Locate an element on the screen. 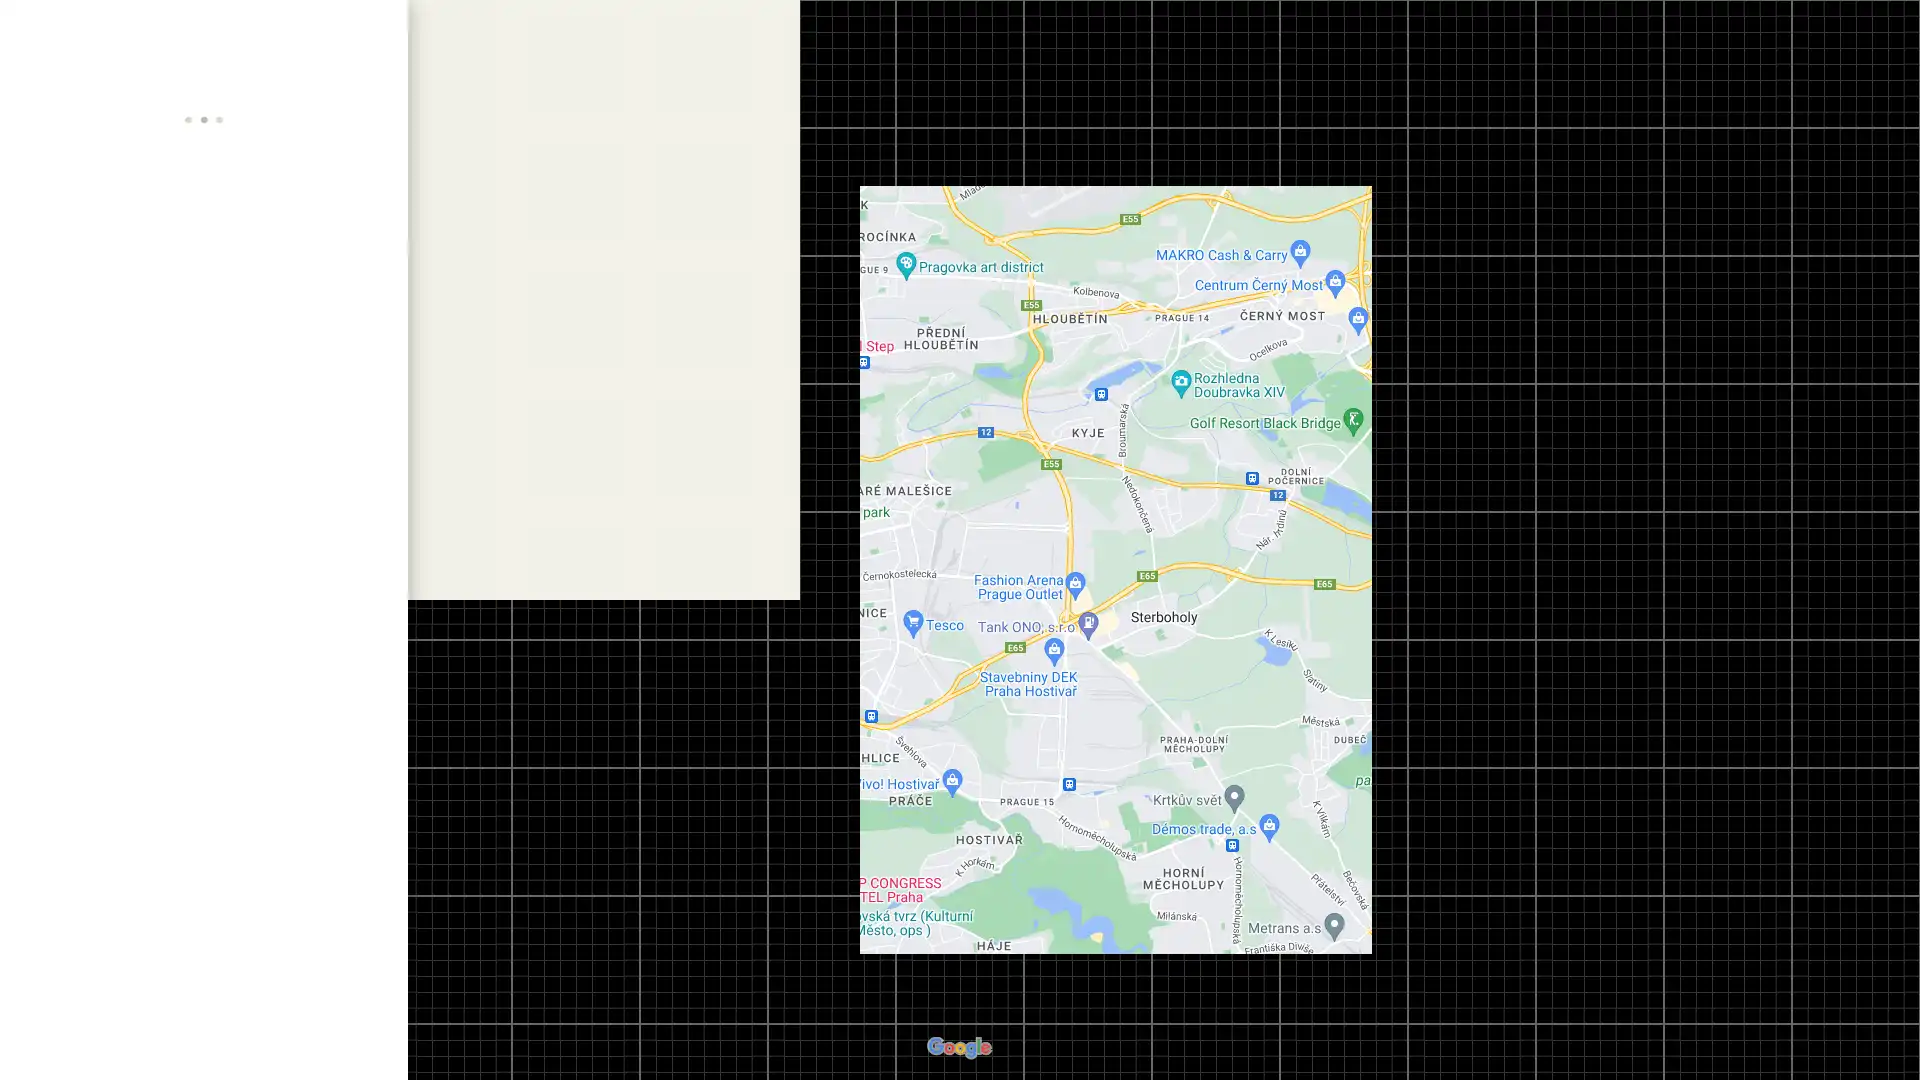 This screenshot has height=1080, width=1920. Suggest an edit is located at coordinates (204, 693).